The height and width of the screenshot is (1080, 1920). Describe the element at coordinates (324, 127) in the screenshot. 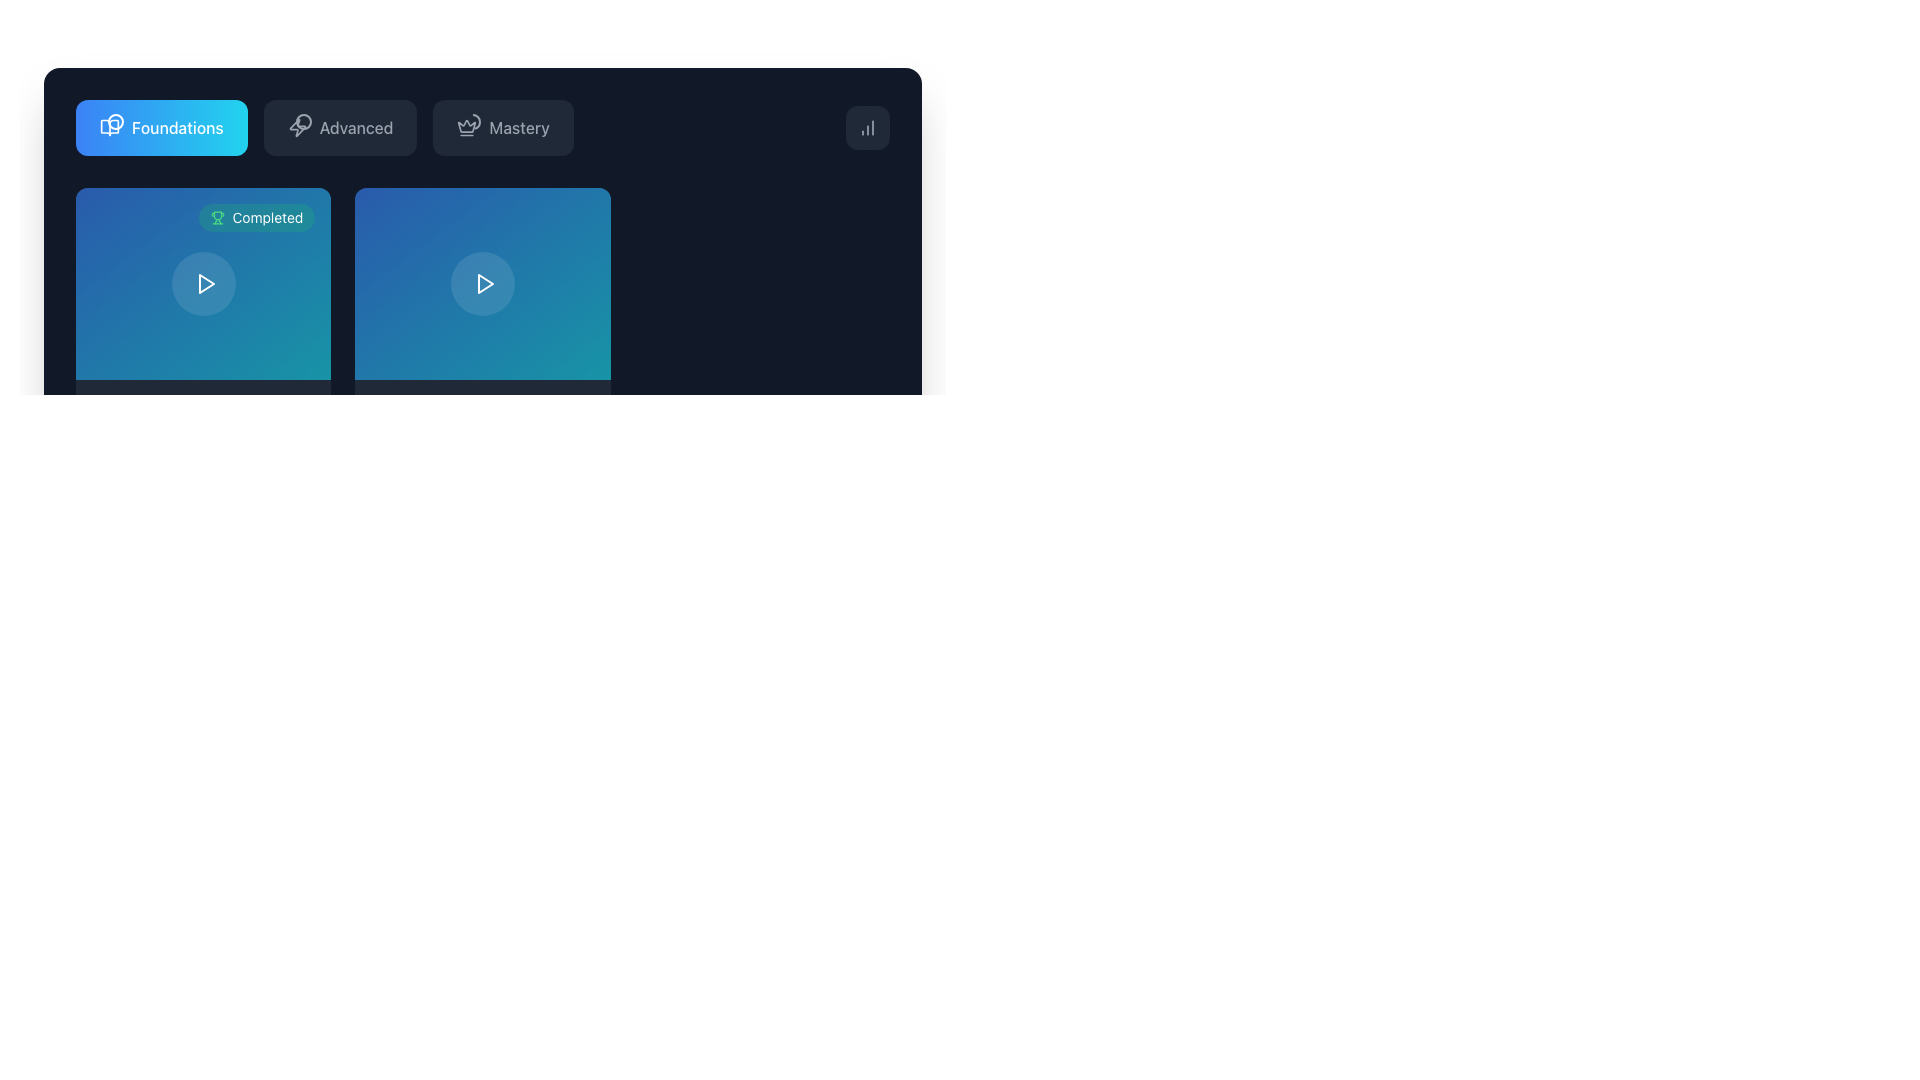

I see `the 'Advanced' tab in the navigation menu located at the top of the interface` at that location.